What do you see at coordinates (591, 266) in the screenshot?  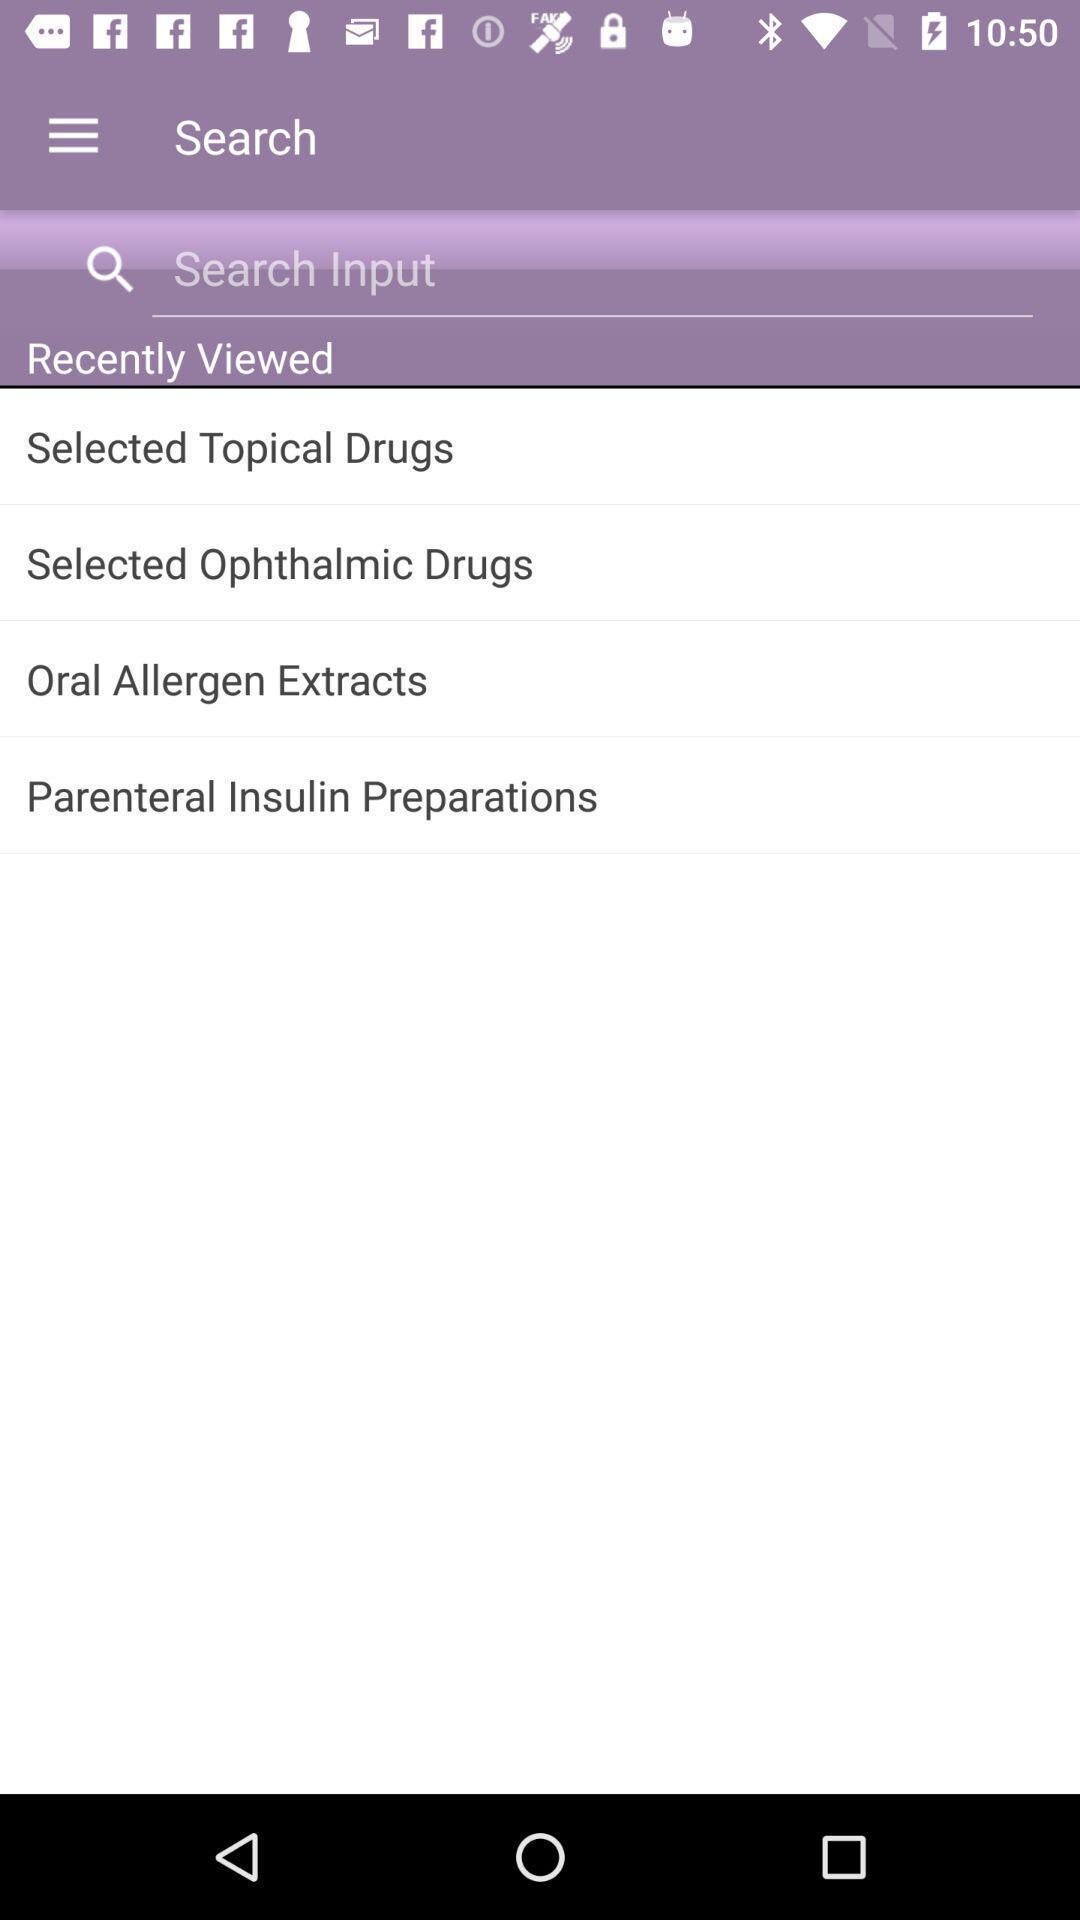 I see `the keyword` at bounding box center [591, 266].